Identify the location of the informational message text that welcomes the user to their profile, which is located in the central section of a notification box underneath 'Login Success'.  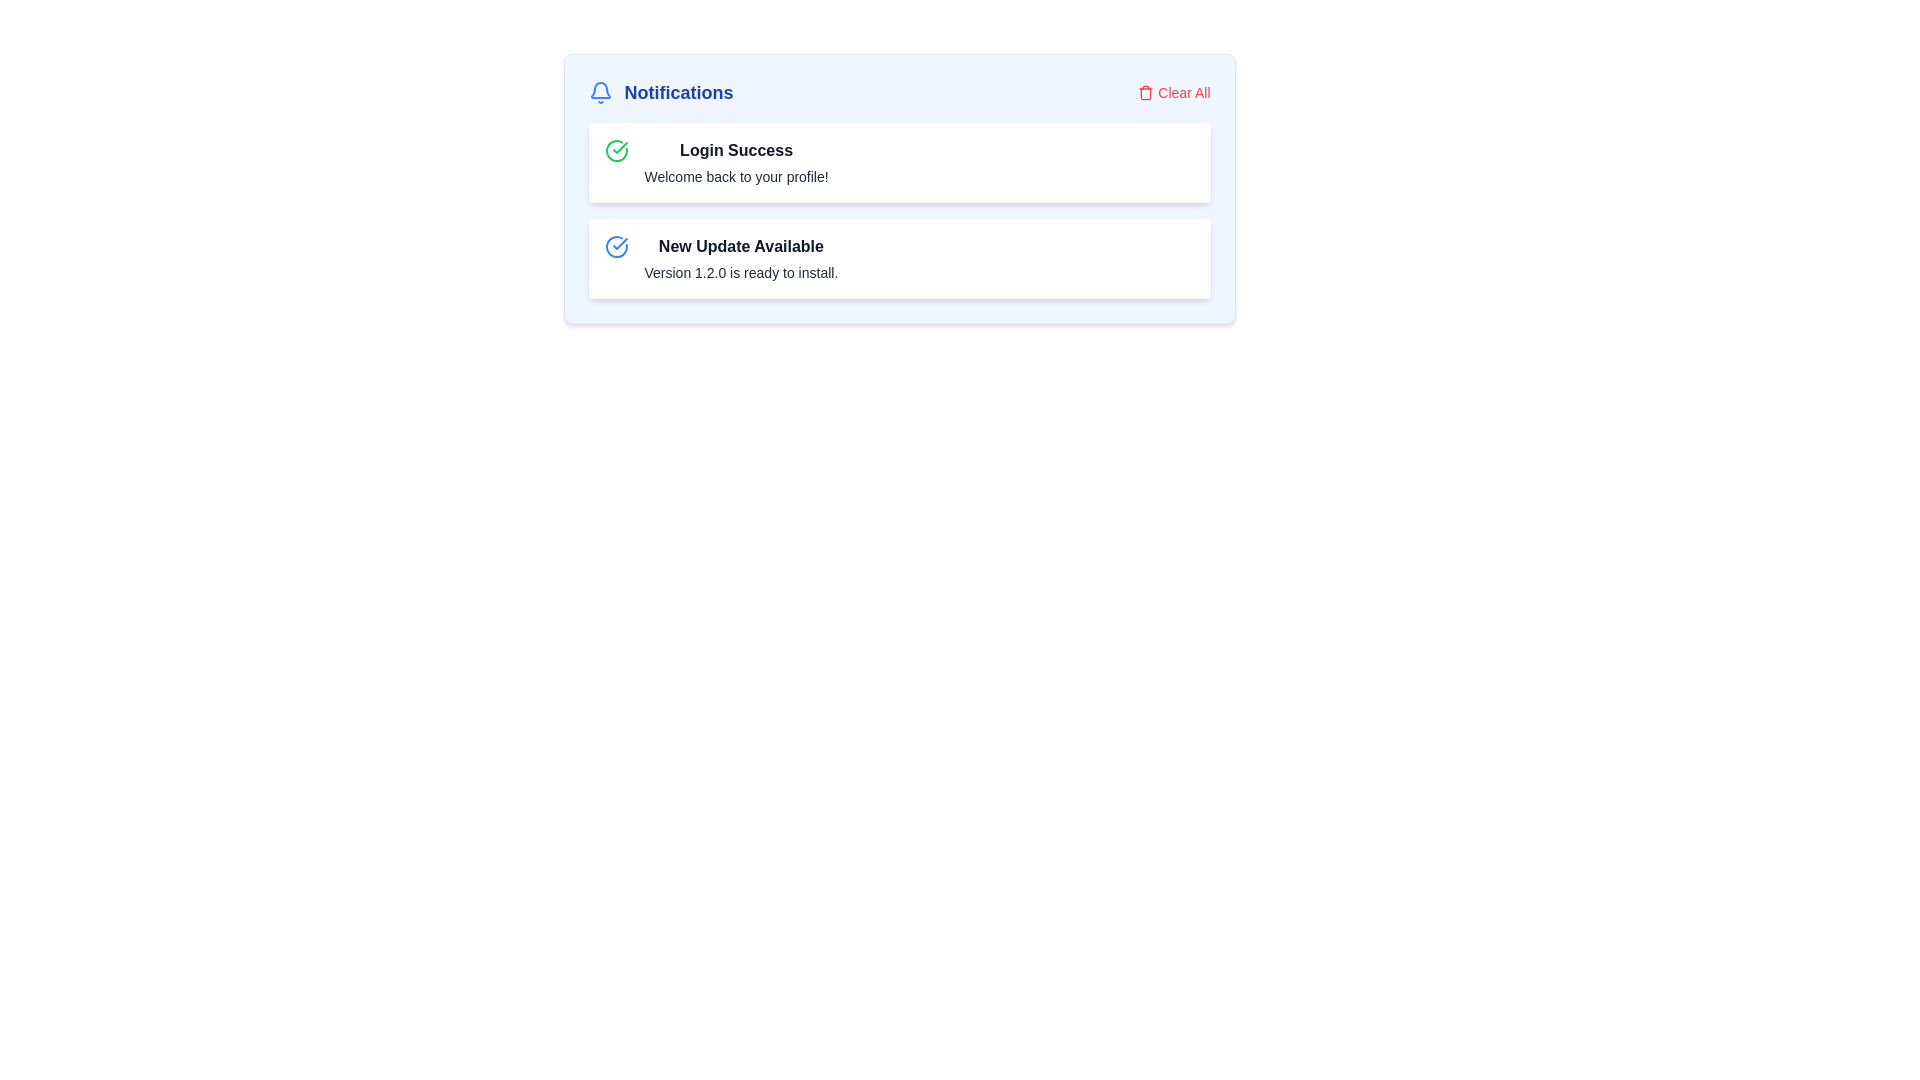
(735, 176).